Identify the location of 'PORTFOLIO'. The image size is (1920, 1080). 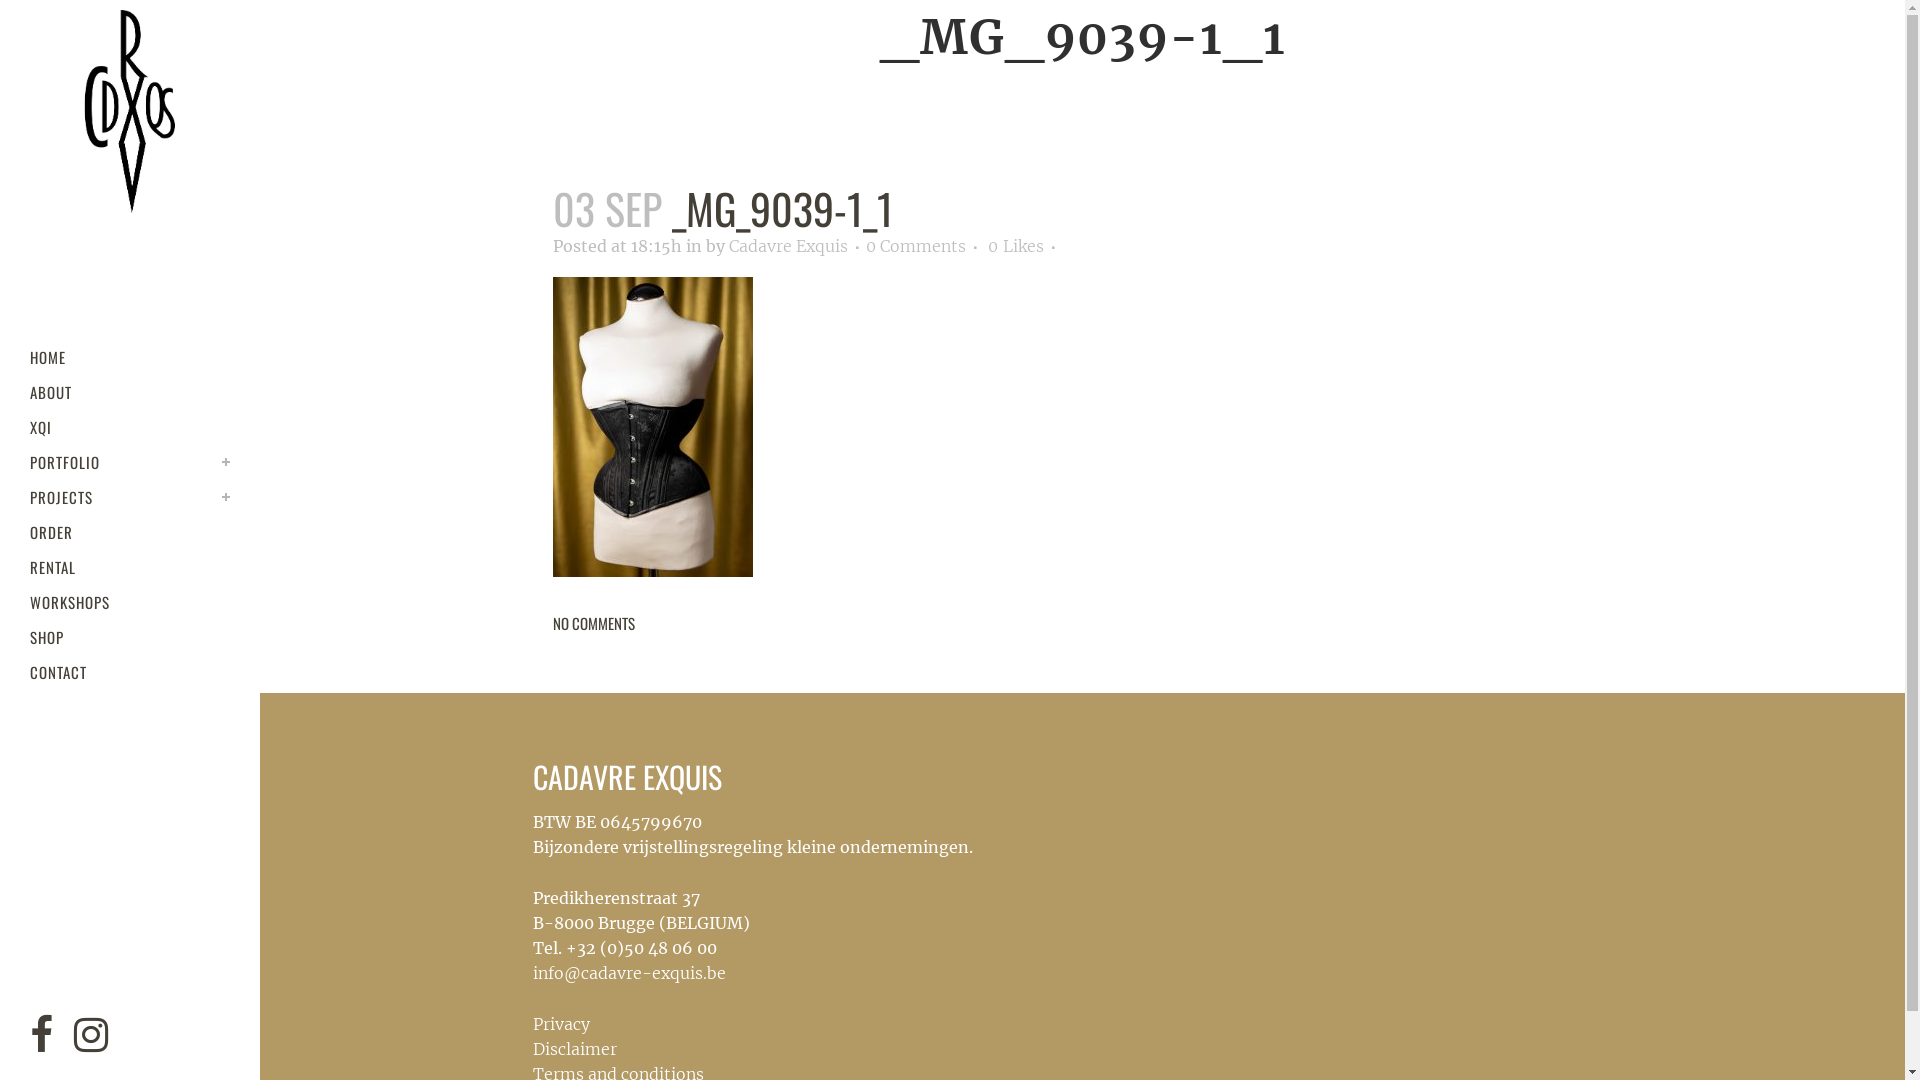
(128, 462).